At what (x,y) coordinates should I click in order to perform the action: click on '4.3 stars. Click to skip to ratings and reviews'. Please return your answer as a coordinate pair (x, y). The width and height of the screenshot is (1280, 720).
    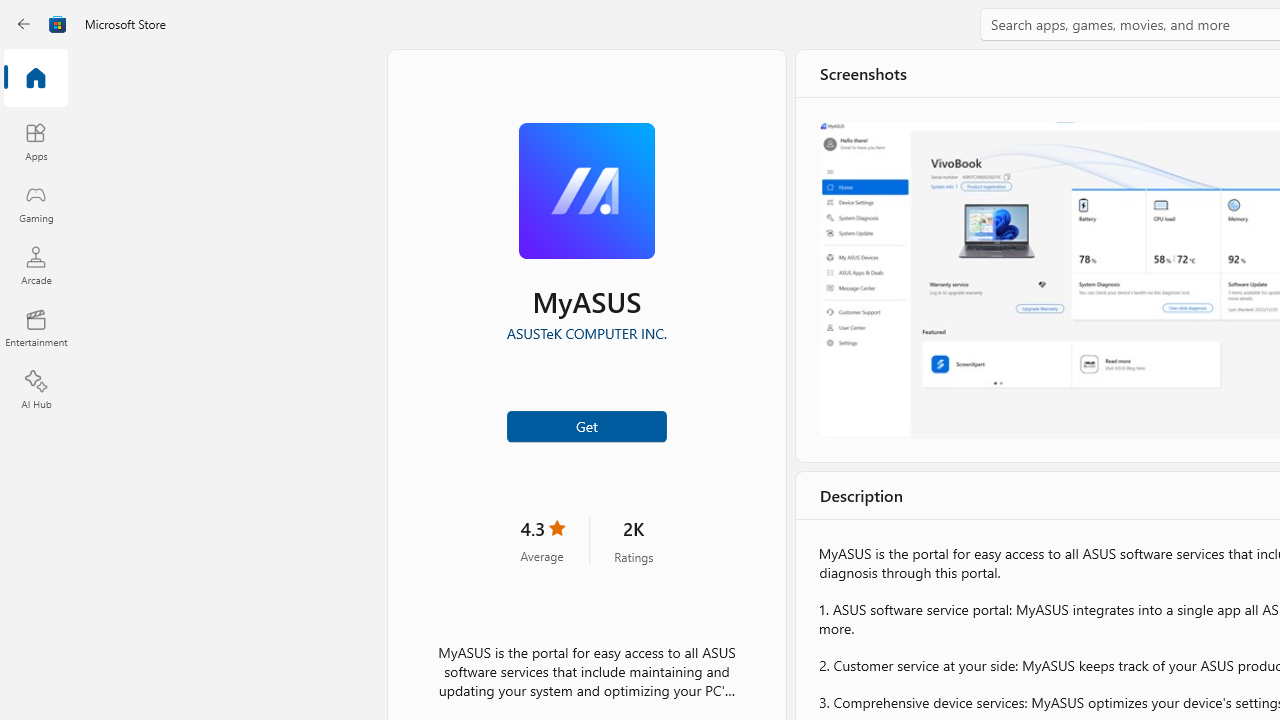
    Looking at the image, I should click on (542, 540).